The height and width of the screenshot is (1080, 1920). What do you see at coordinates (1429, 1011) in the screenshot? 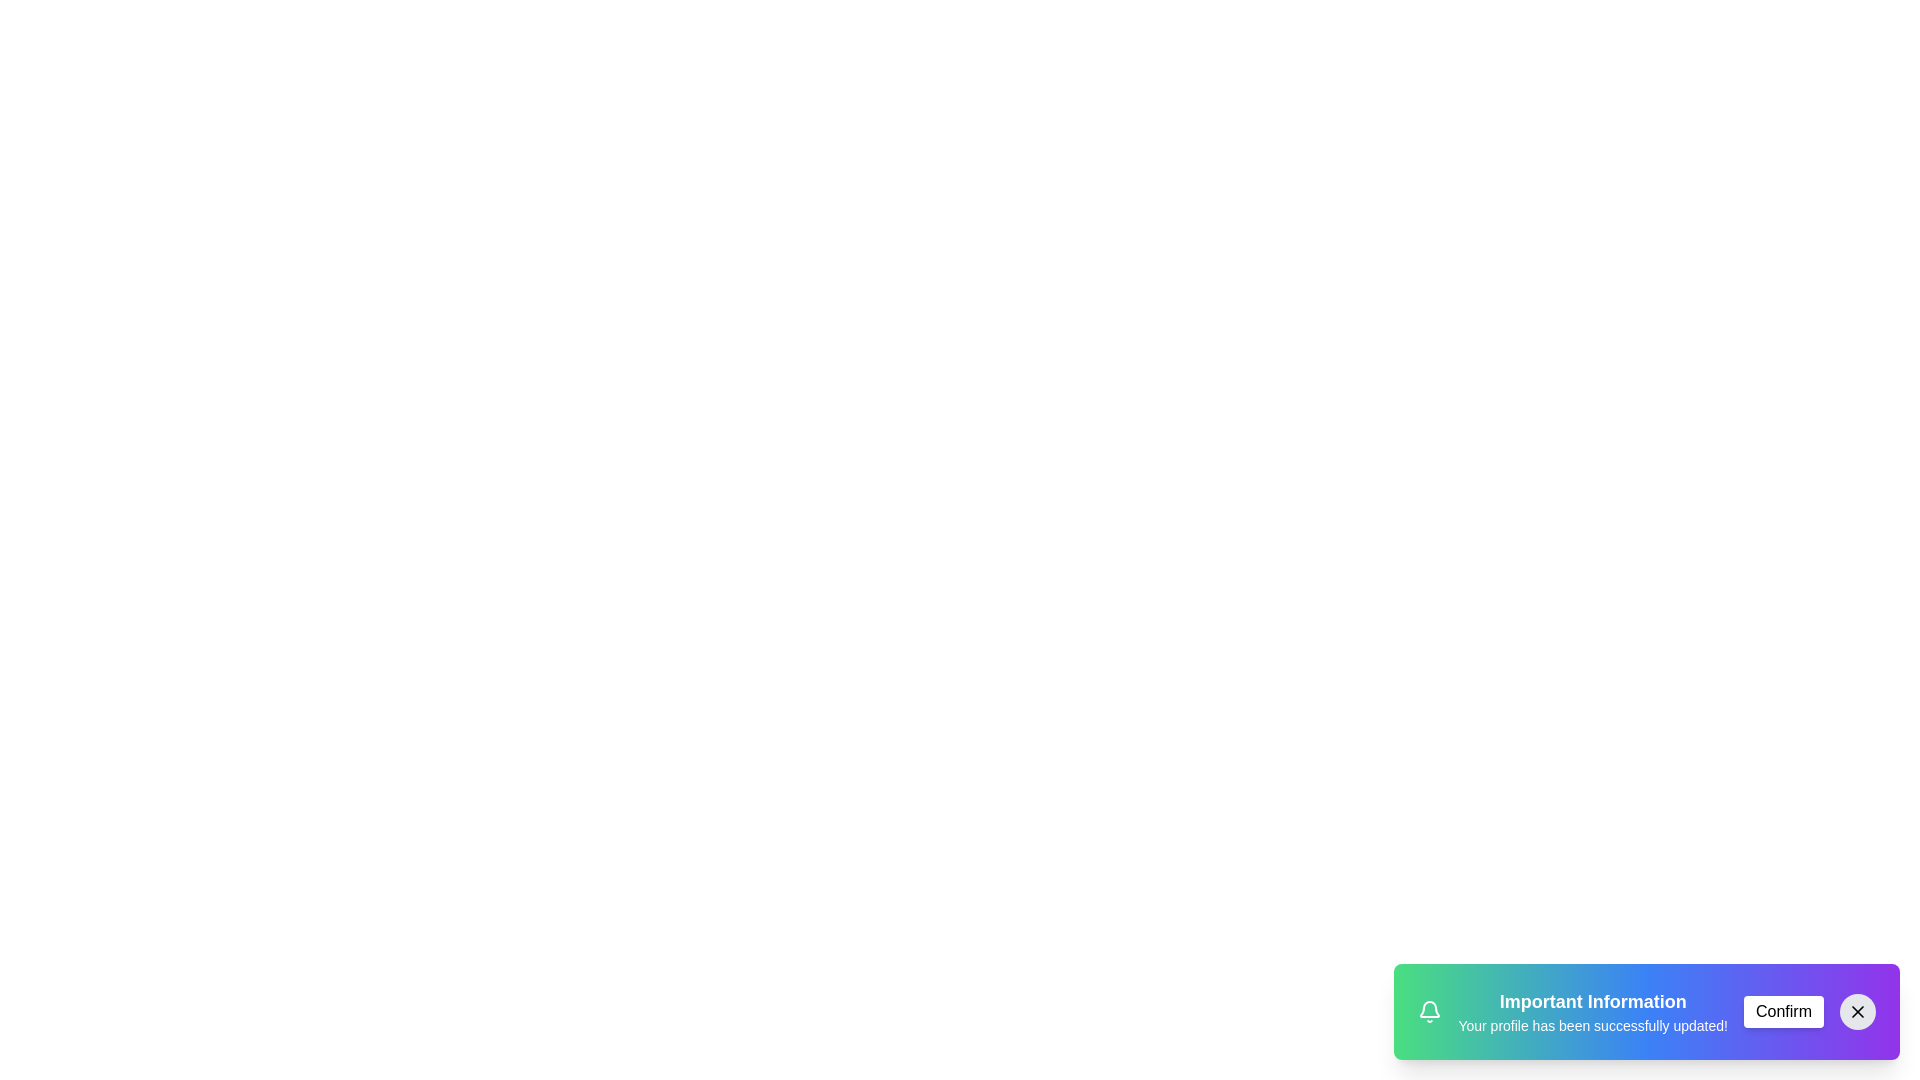
I see `the bell icon in the snackbar` at bounding box center [1429, 1011].